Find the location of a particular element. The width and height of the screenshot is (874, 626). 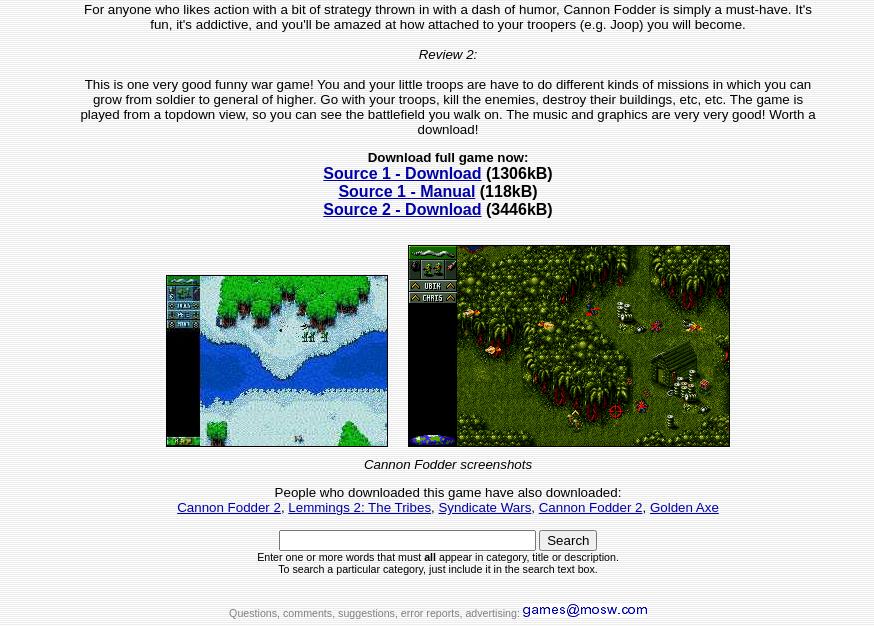

'People who downloaded this game have also downloaded:' is located at coordinates (273, 492).